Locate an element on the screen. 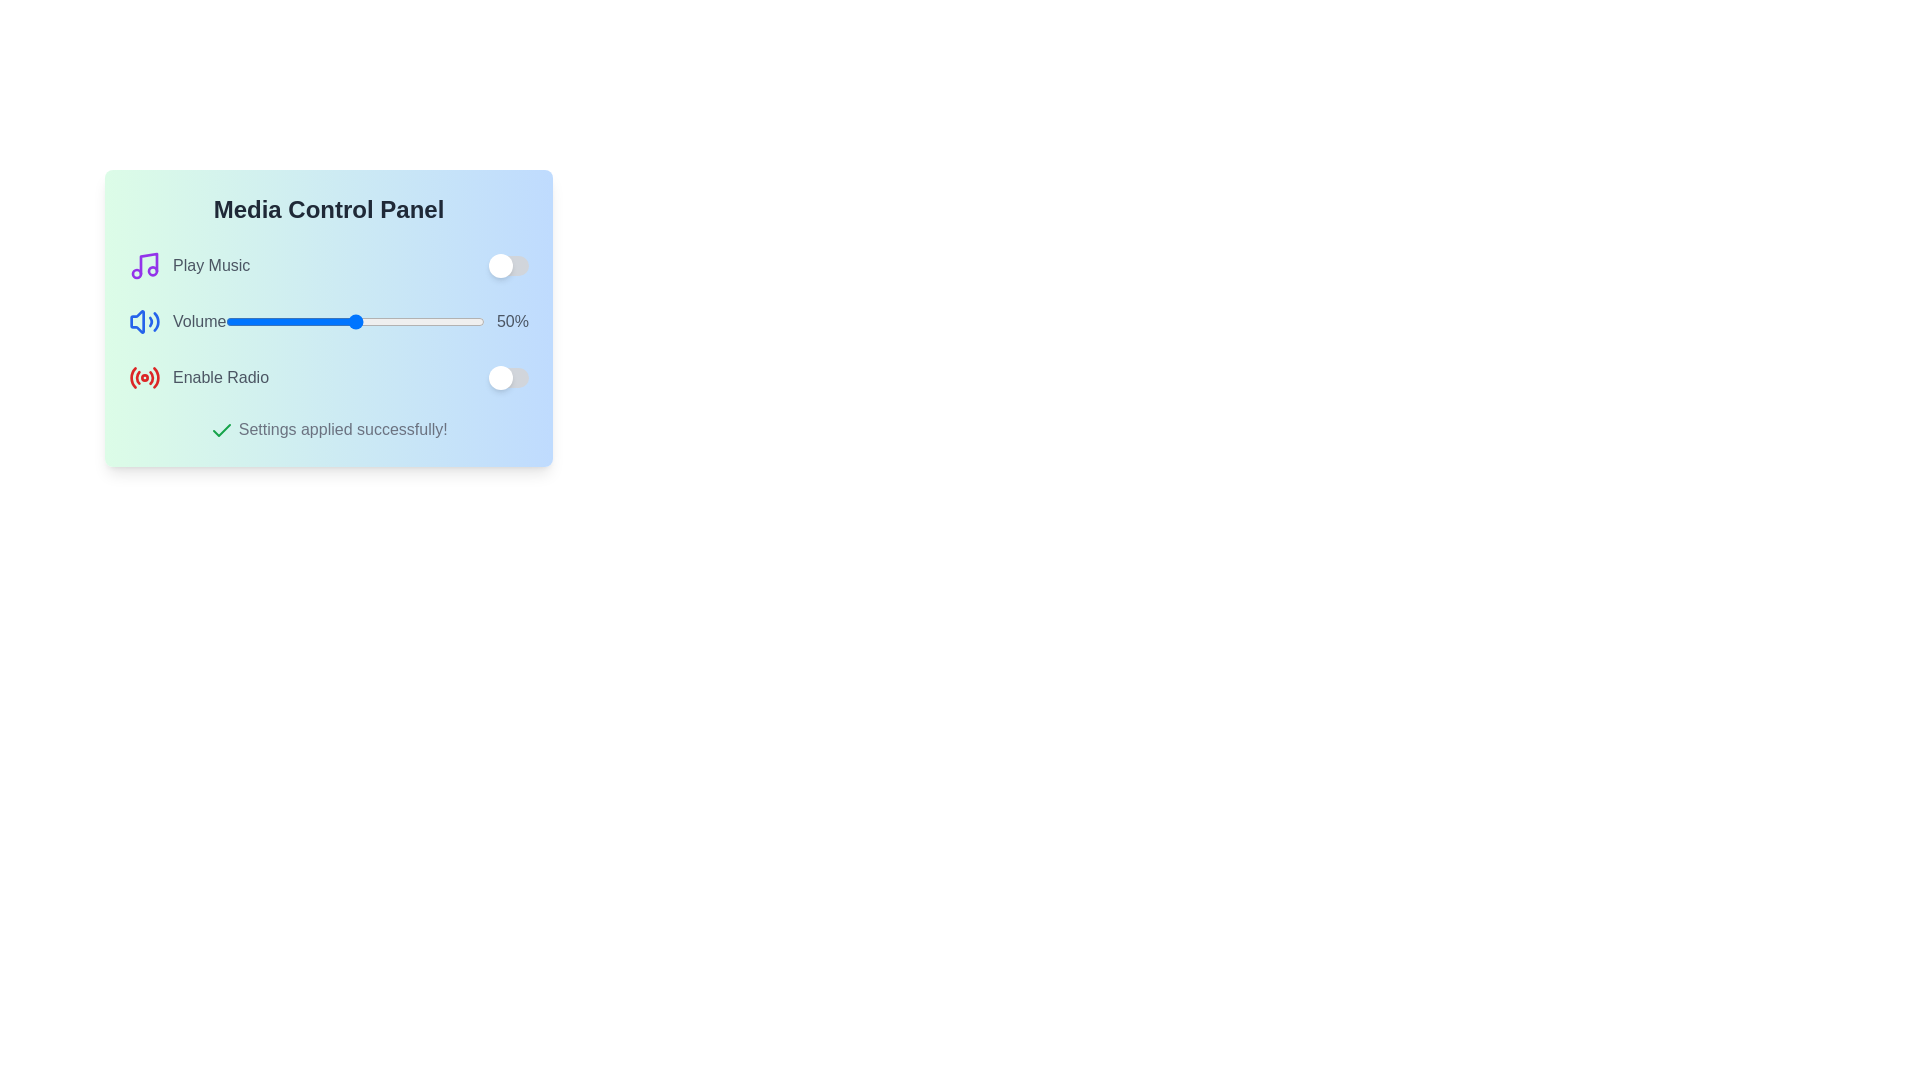 The image size is (1920, 1080). the slider is located at coordinates (441, 320).